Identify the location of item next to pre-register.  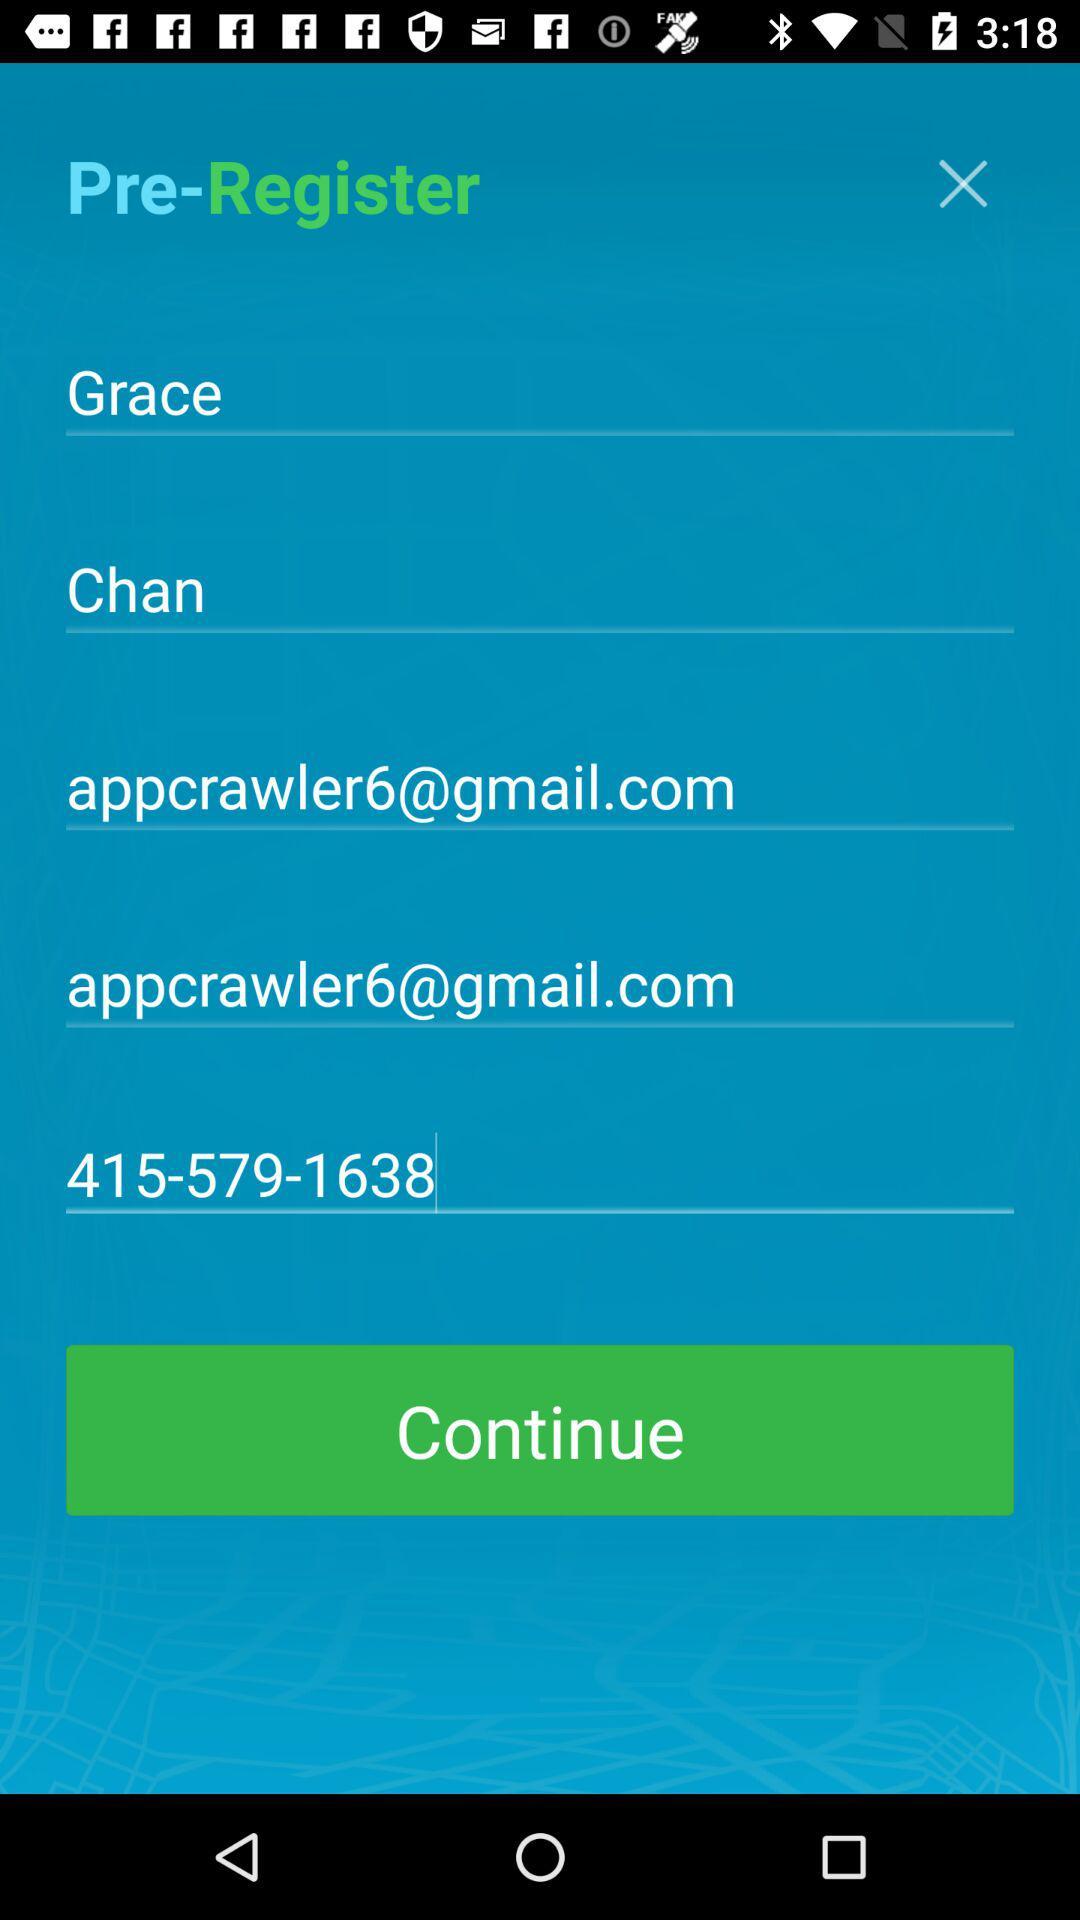
(962, 183).